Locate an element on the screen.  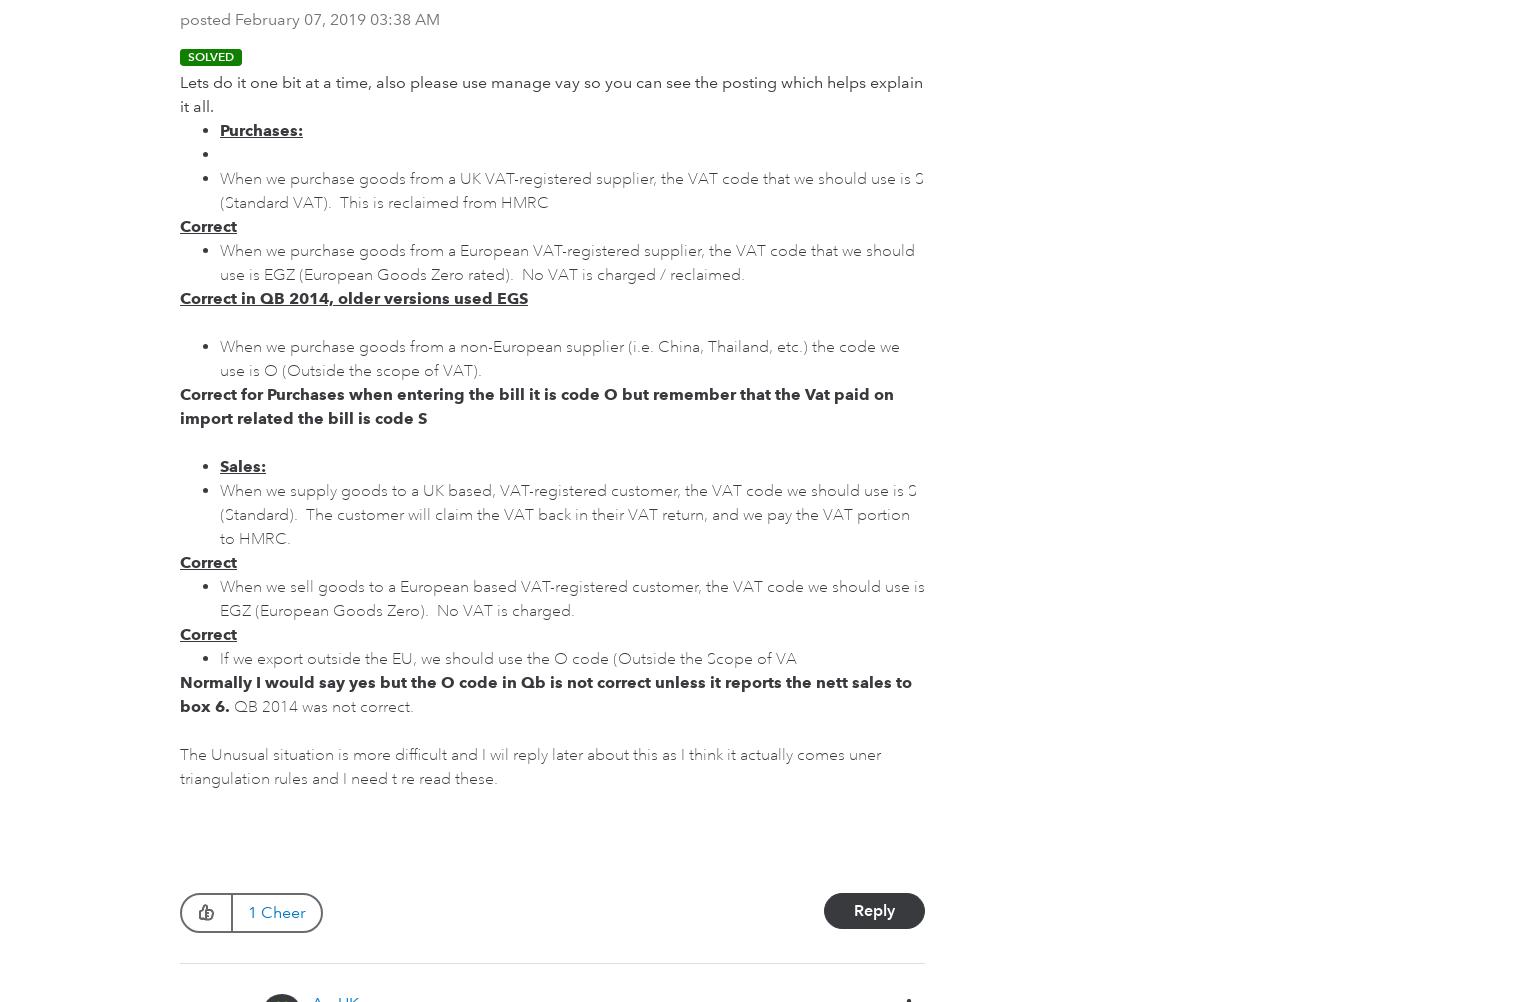
'The Unusual situation is more difficult and I wil reply later about this as I think it actually comes uner triangulation rules and I need t re read these.' is located at coordinates (529, 766).